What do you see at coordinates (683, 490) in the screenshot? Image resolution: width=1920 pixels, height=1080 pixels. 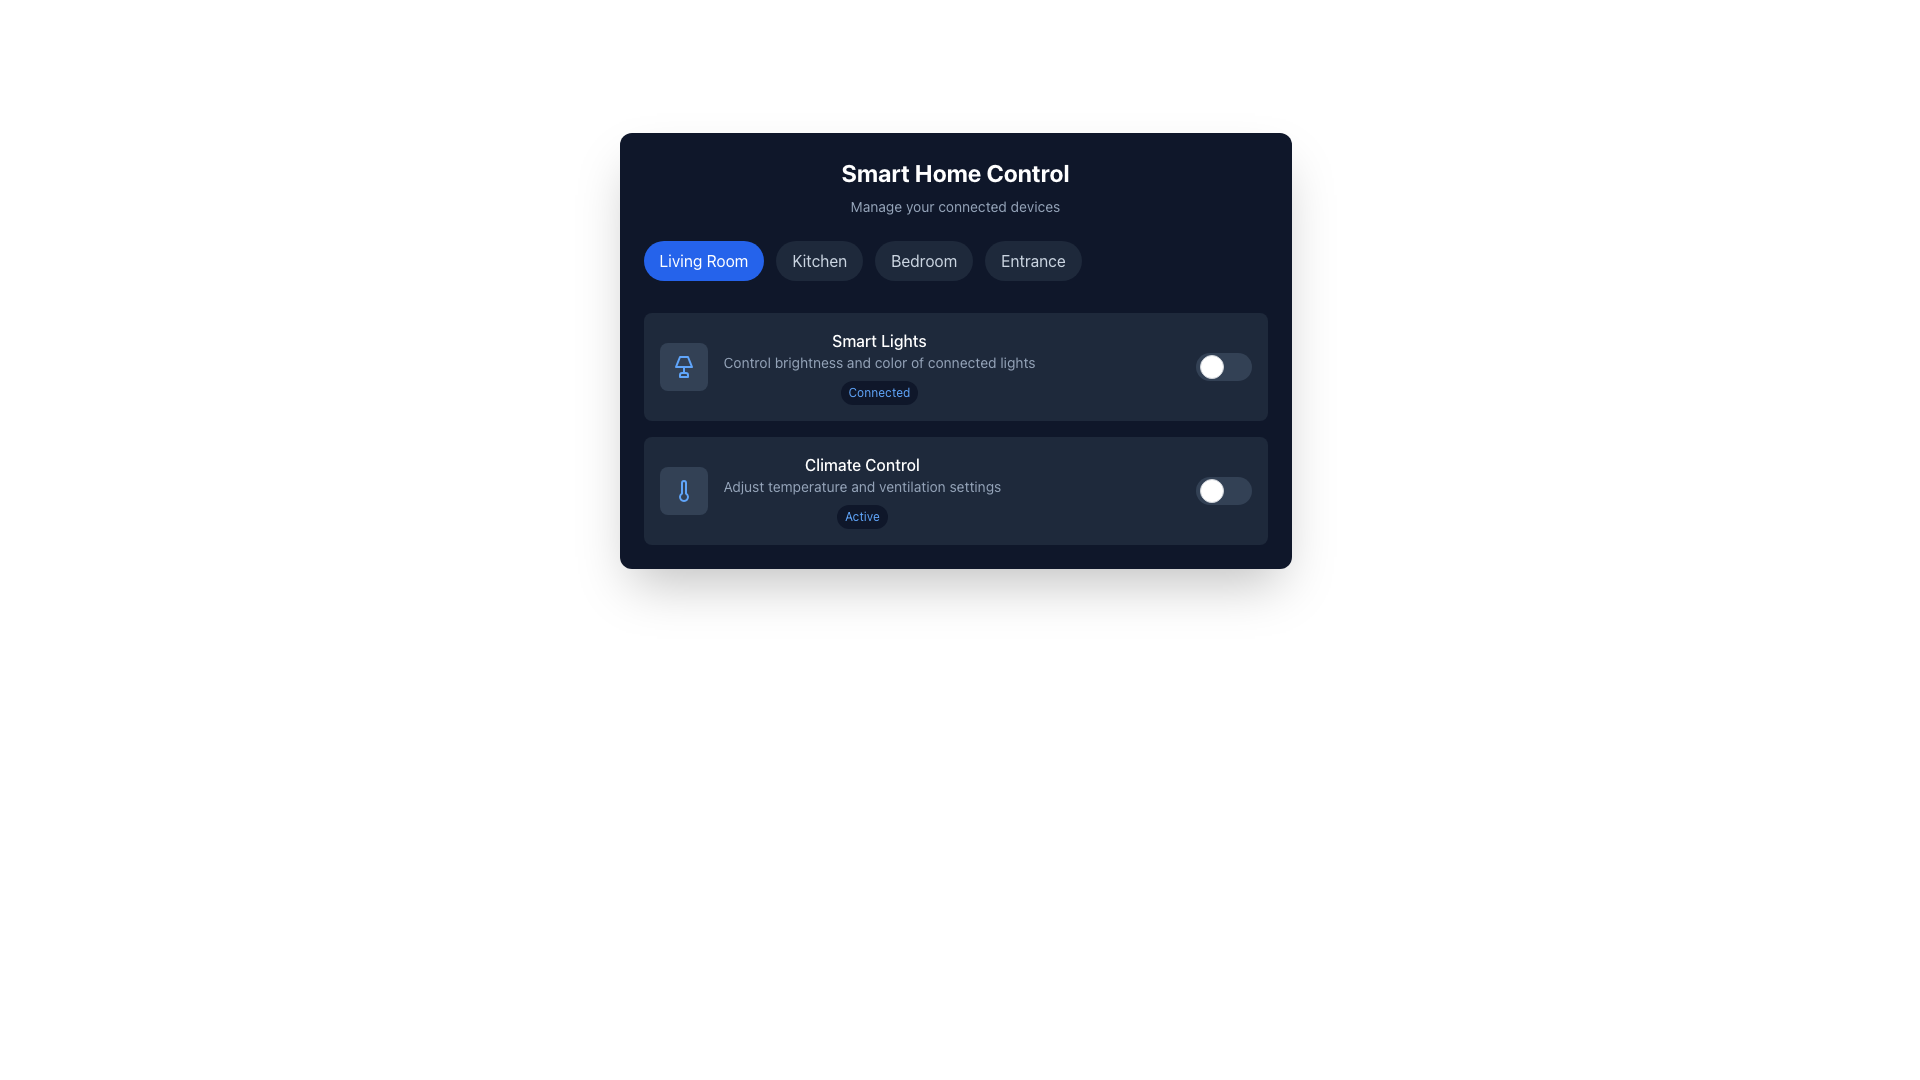 I see `the thermometer icon with a blue outline, located next to the 'Climate Control' label in the lower section of the interface` at bounding box center [683, 490].